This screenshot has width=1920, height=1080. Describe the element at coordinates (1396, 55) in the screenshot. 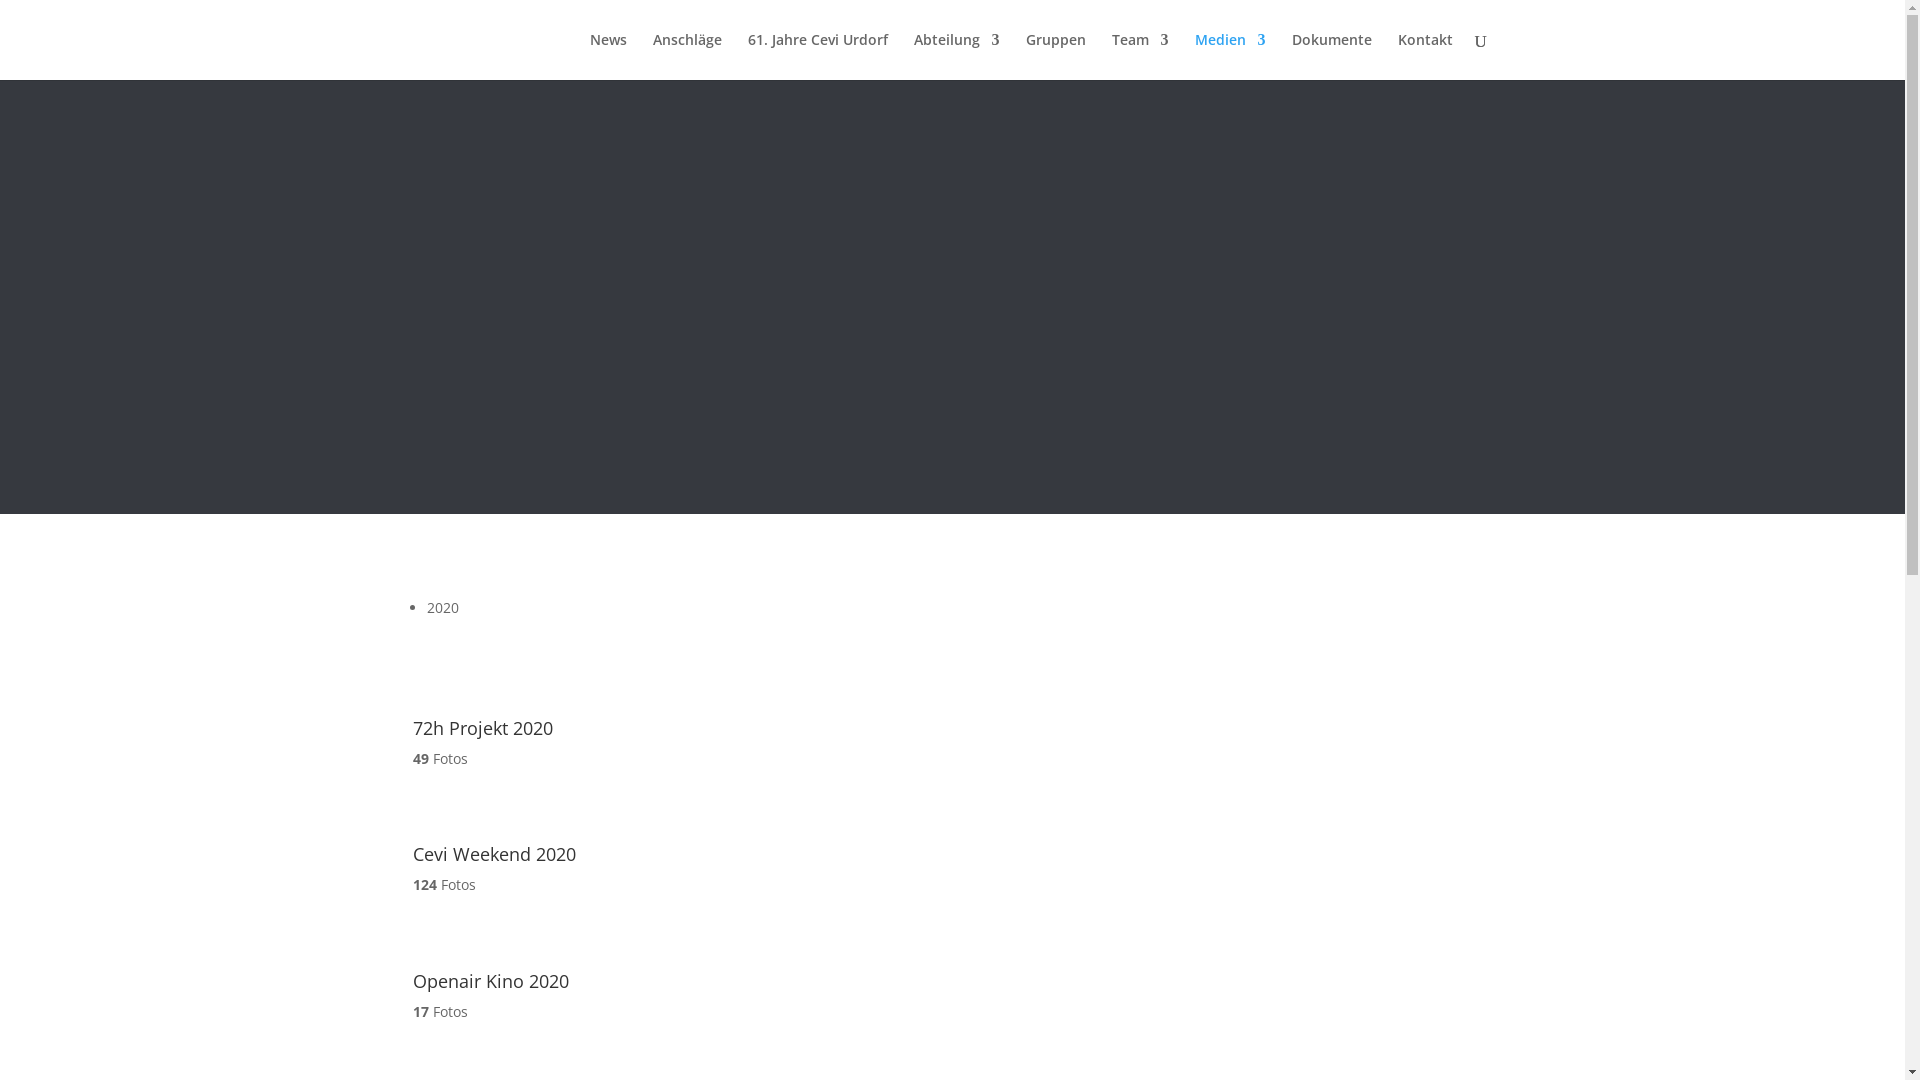

I see `'Kontakt'` at that location.